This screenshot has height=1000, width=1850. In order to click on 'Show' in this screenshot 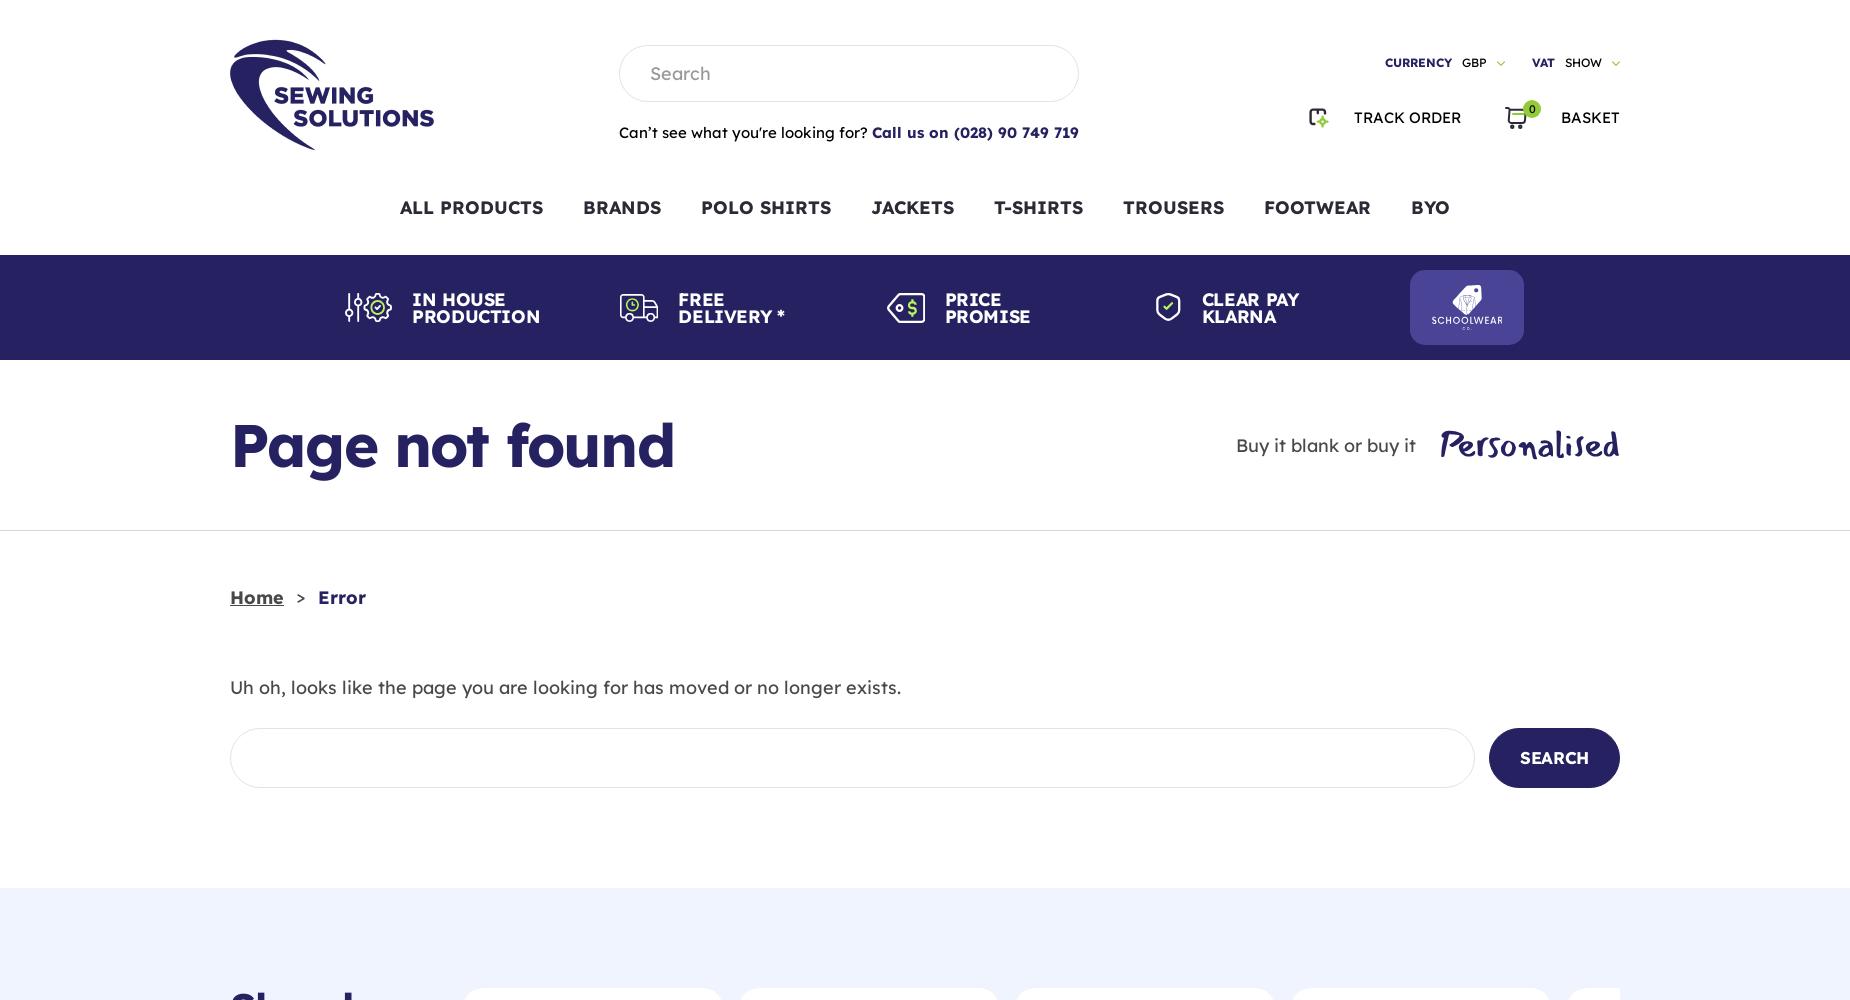, I will do `click(1583, 61)`.